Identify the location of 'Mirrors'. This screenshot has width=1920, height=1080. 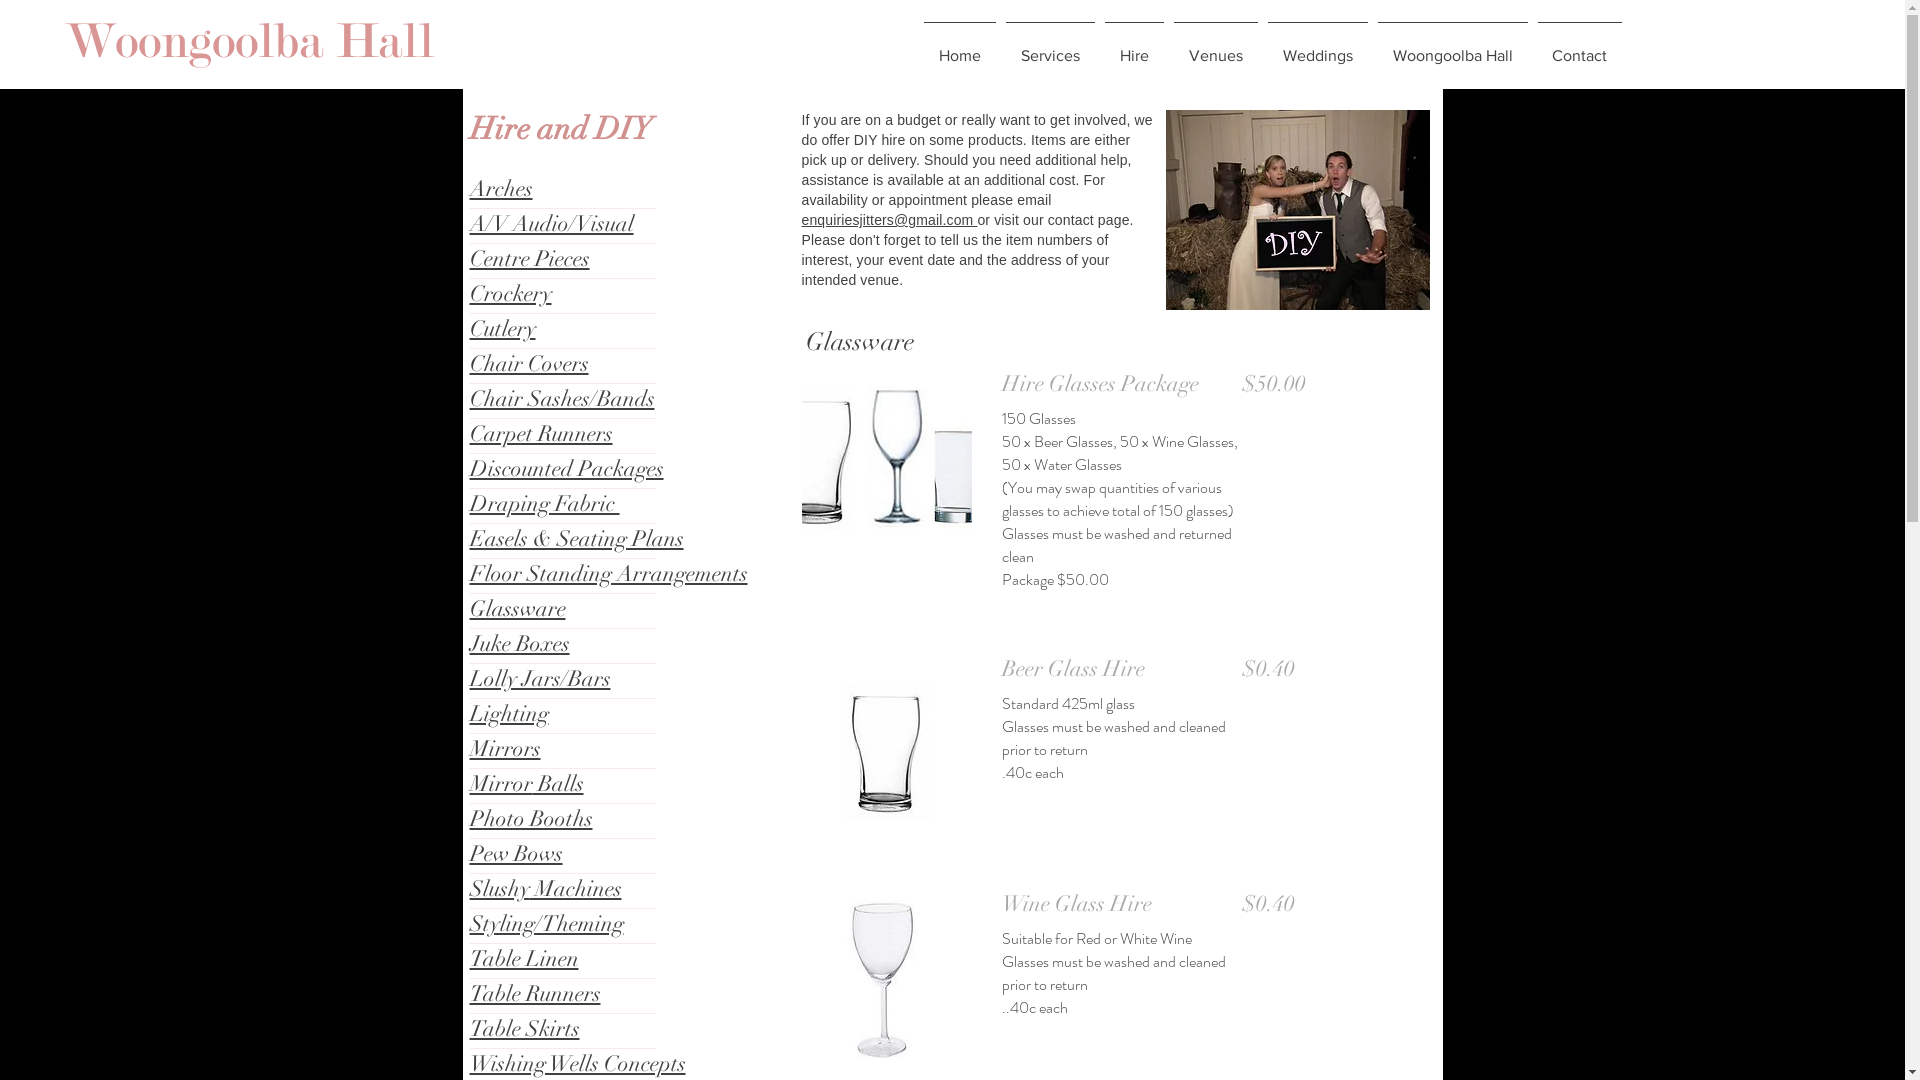
(469, 748).